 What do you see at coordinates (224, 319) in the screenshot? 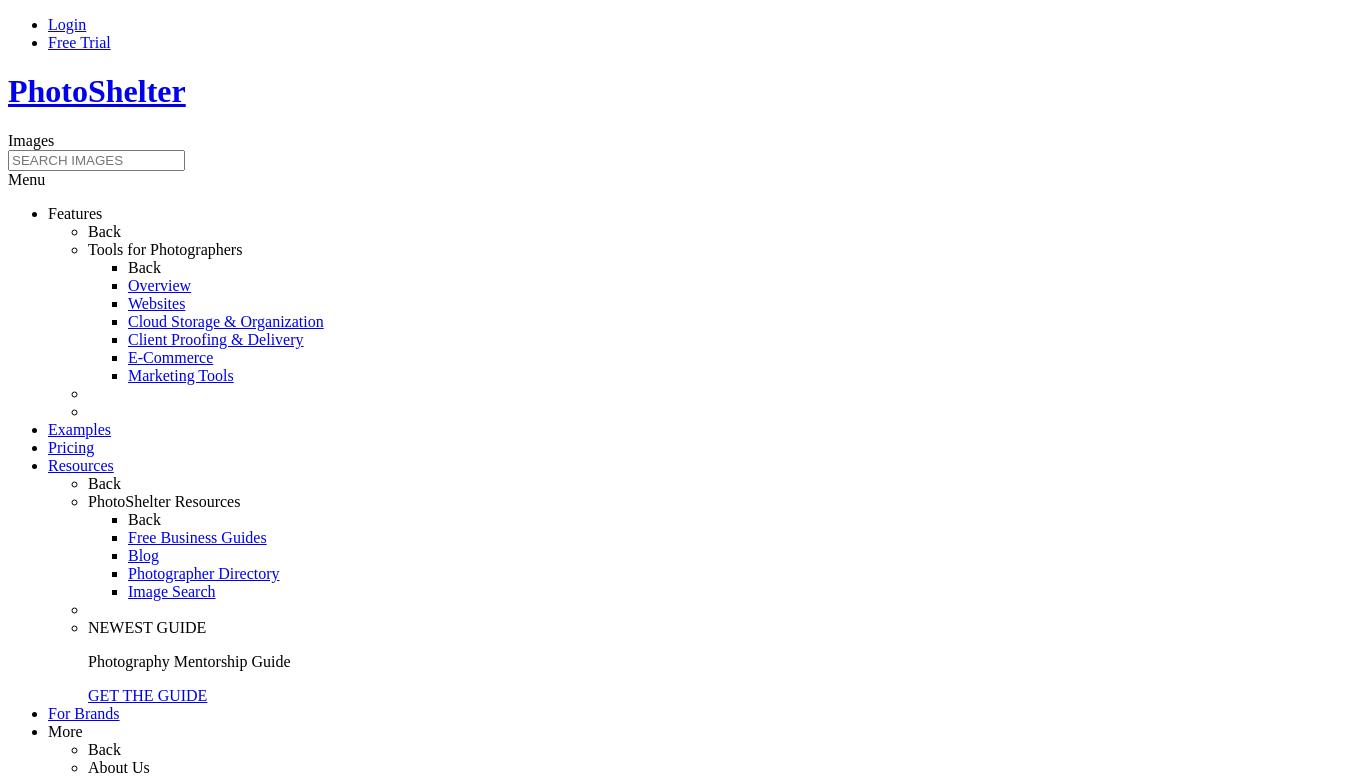
I see `'Cloud Storage & Organization'` at bounding box center [224, 319].